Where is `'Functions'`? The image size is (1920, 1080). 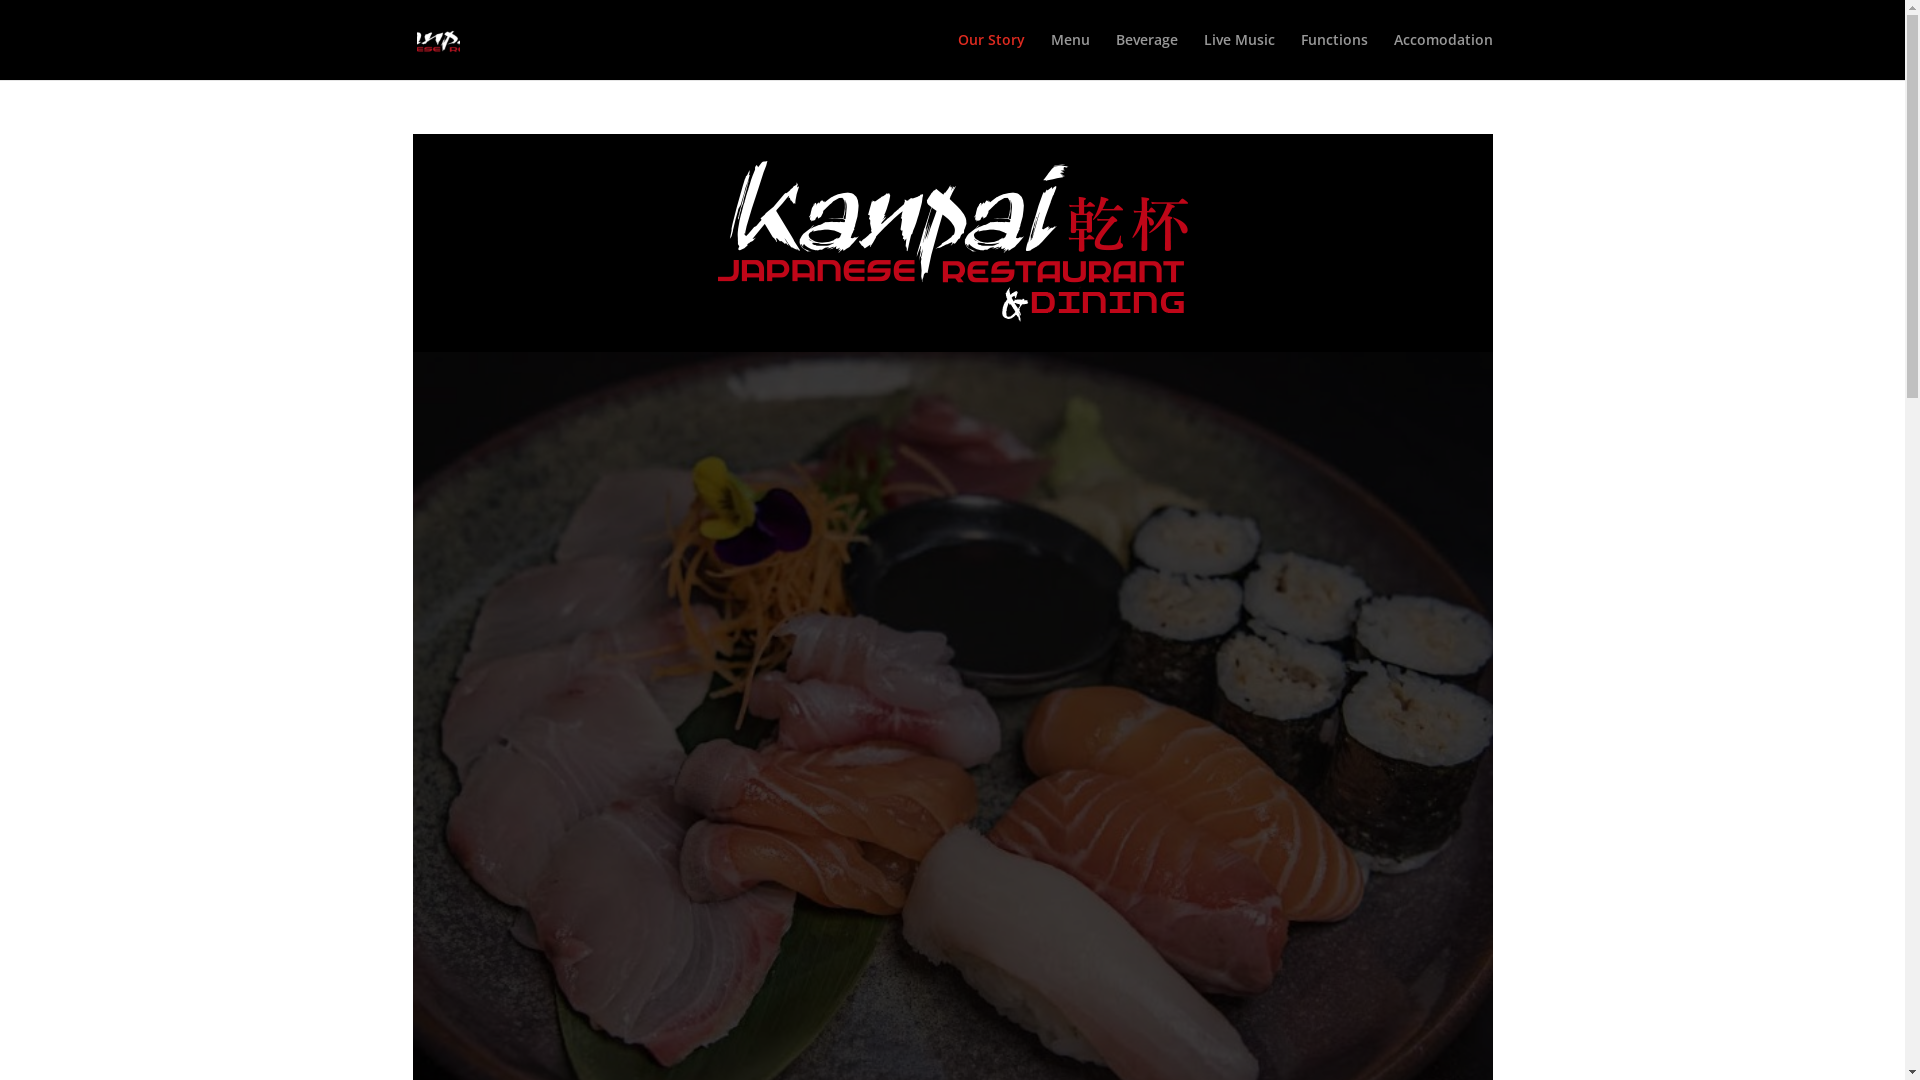
'Functions' is located at coordinates (1333, 55).